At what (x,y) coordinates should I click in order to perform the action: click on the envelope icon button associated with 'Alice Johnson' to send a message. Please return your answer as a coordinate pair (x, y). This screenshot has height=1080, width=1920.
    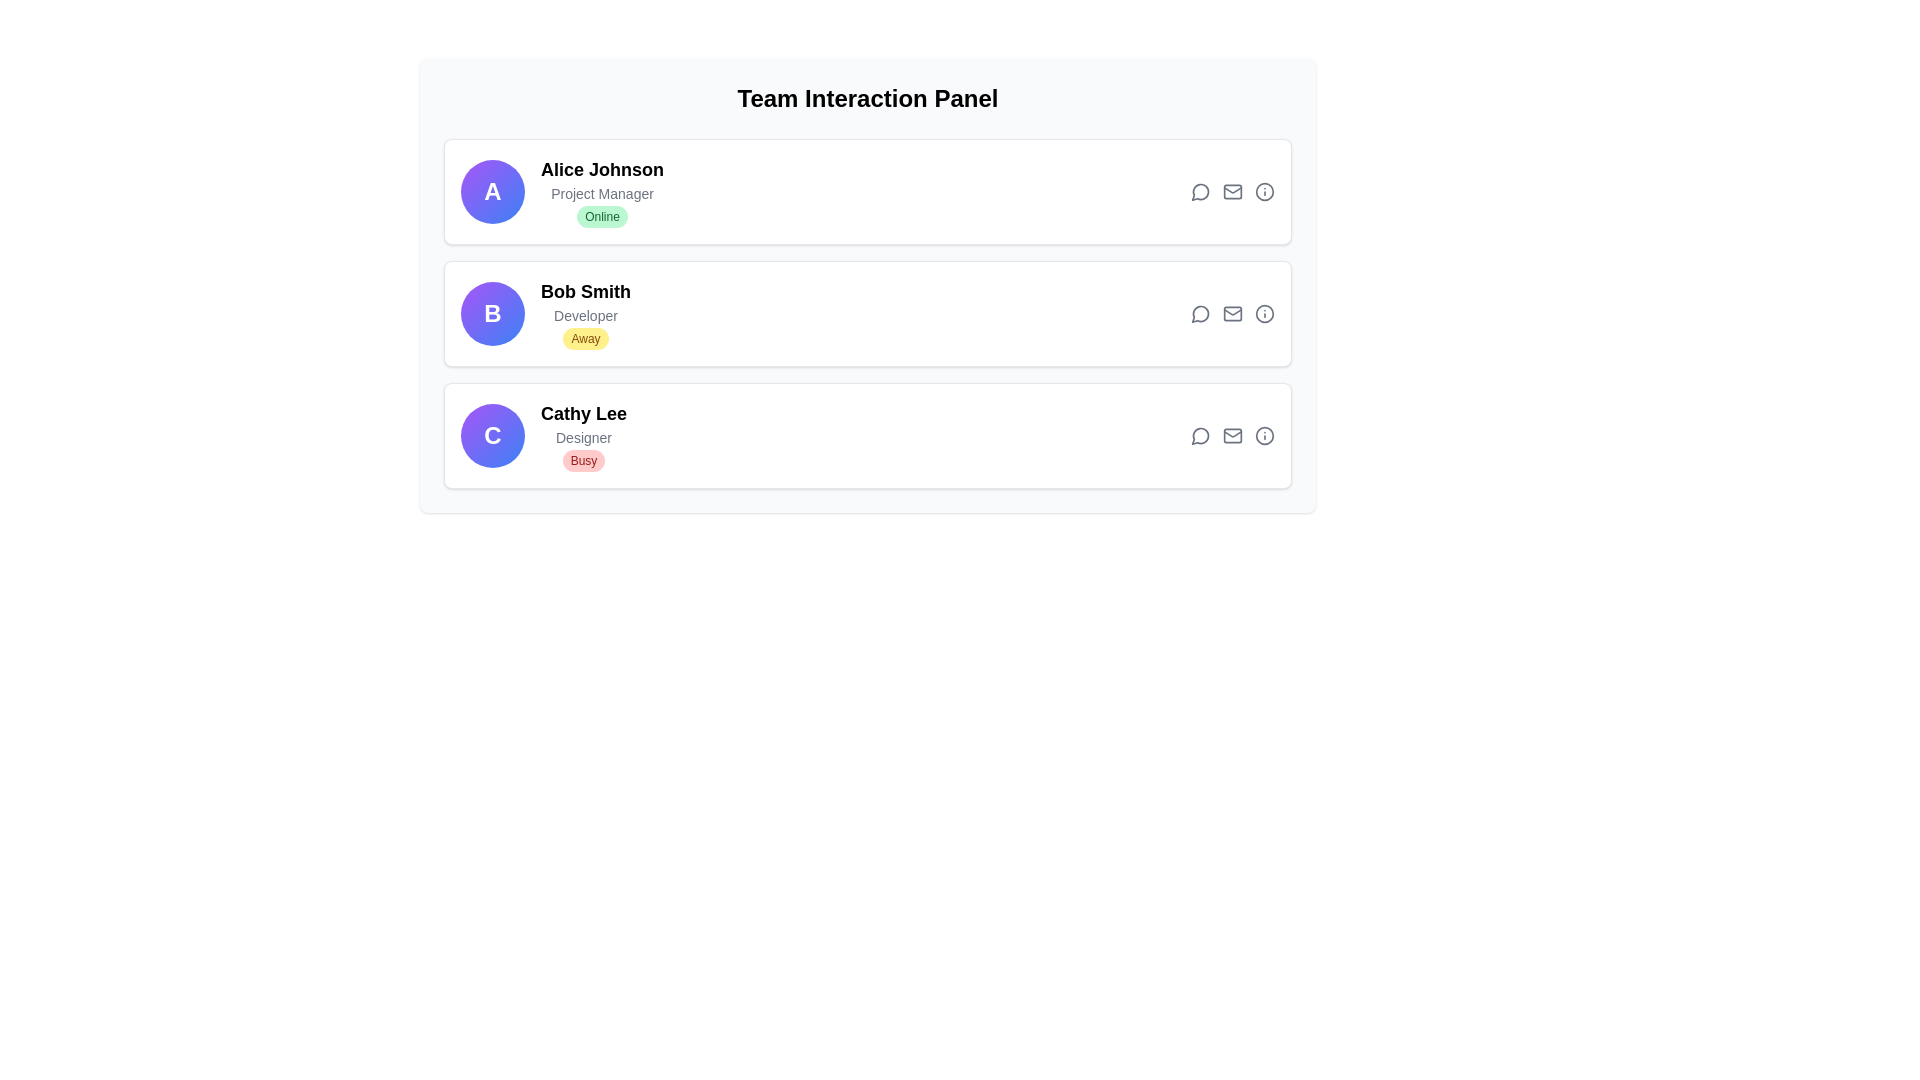
    Looking at the image, I should click on (1232, 192).